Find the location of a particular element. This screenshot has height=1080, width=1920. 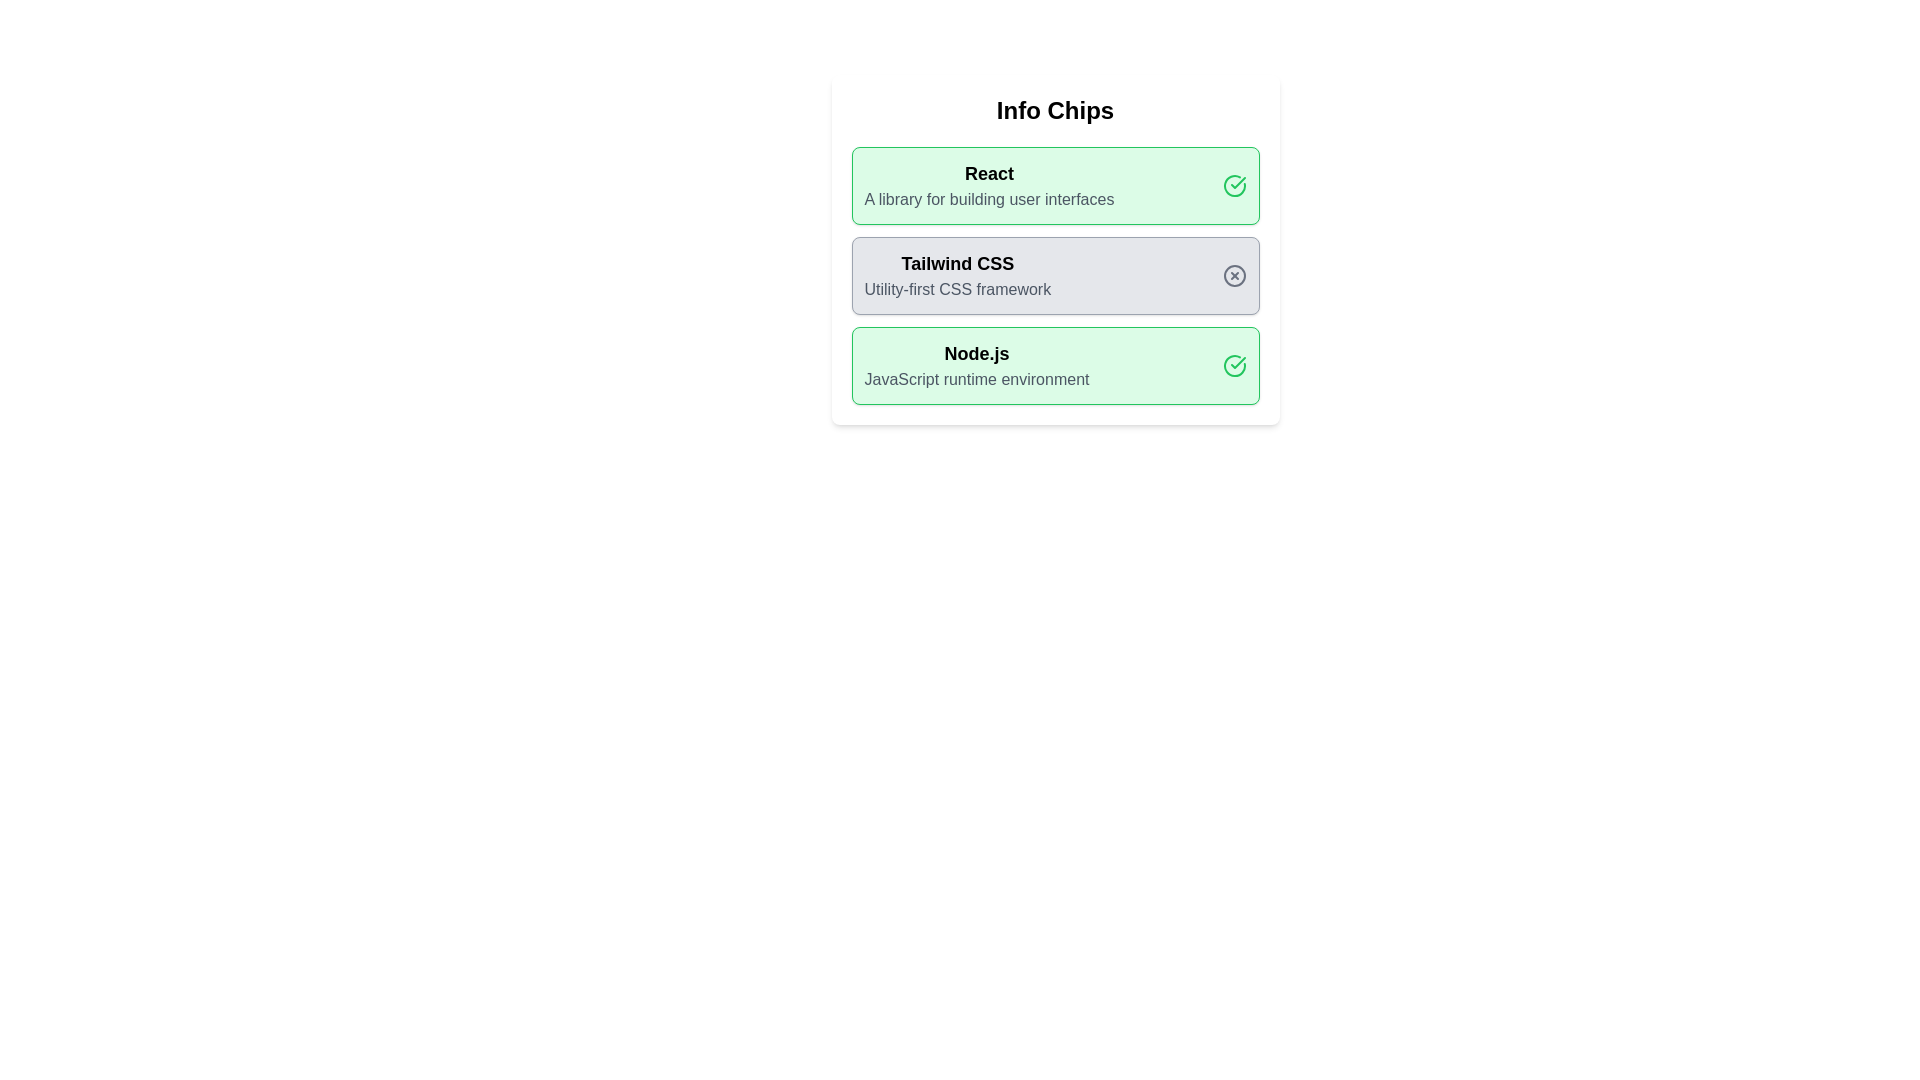

the chip labeled Tailwind CSS is located at coordinates (1054, 276).